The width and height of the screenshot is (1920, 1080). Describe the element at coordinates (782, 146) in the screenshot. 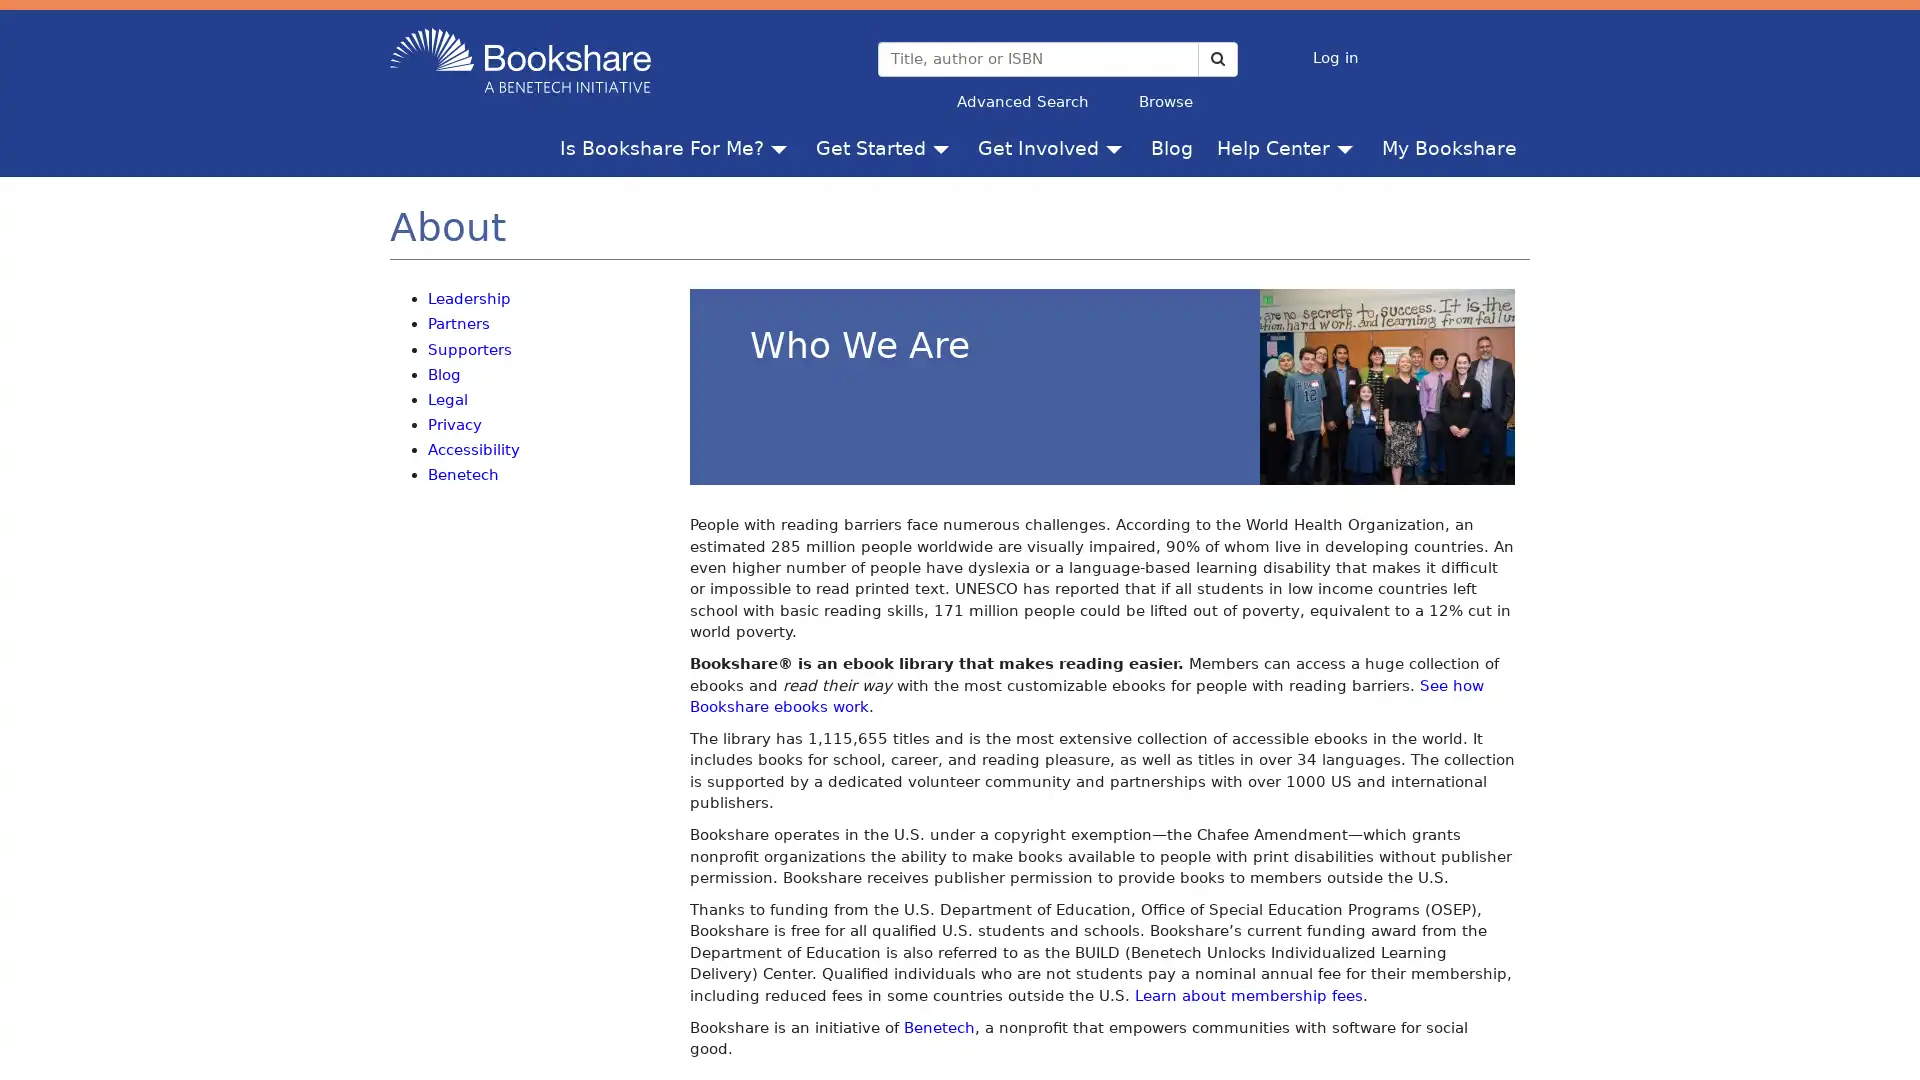

I see `Is Bookshare For Me? menu` at that location.